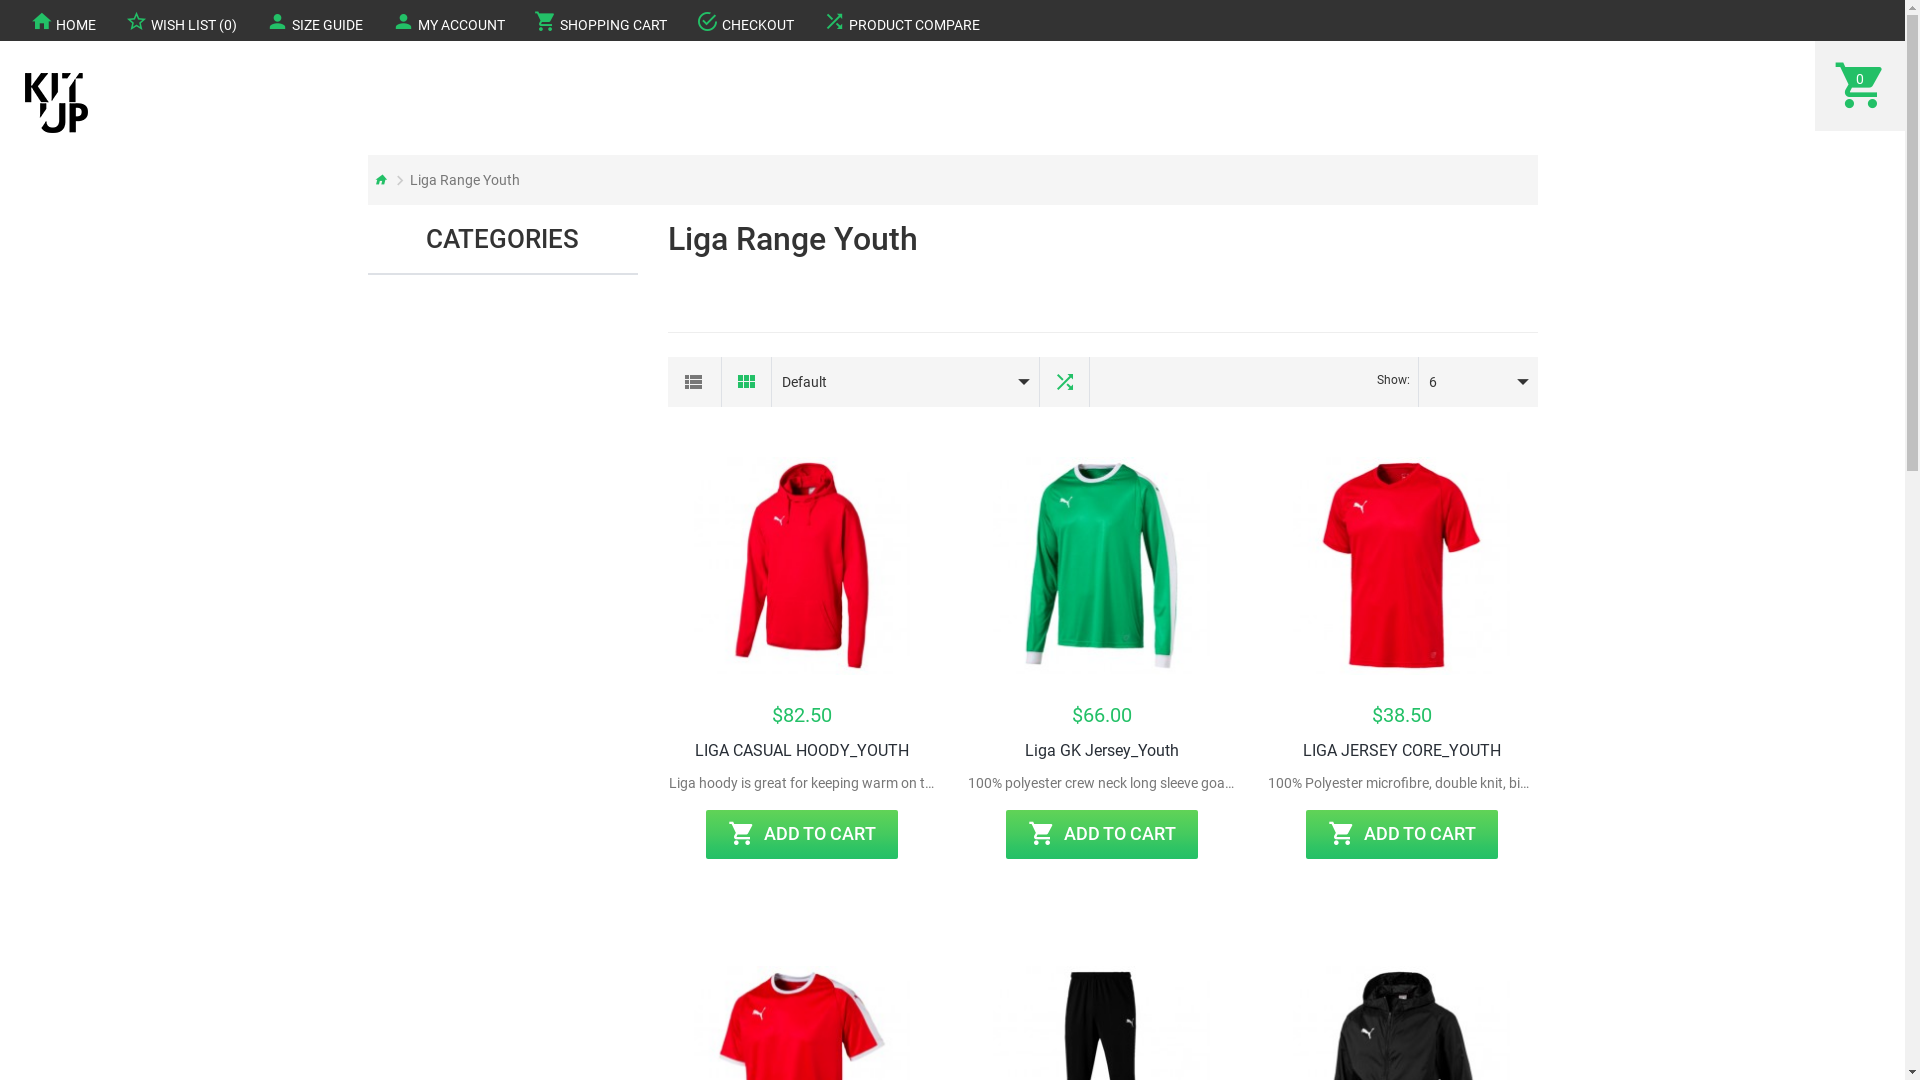  I want to click on 'LIGA JERSEY CORE_YOUTH', so click(1400, 566).